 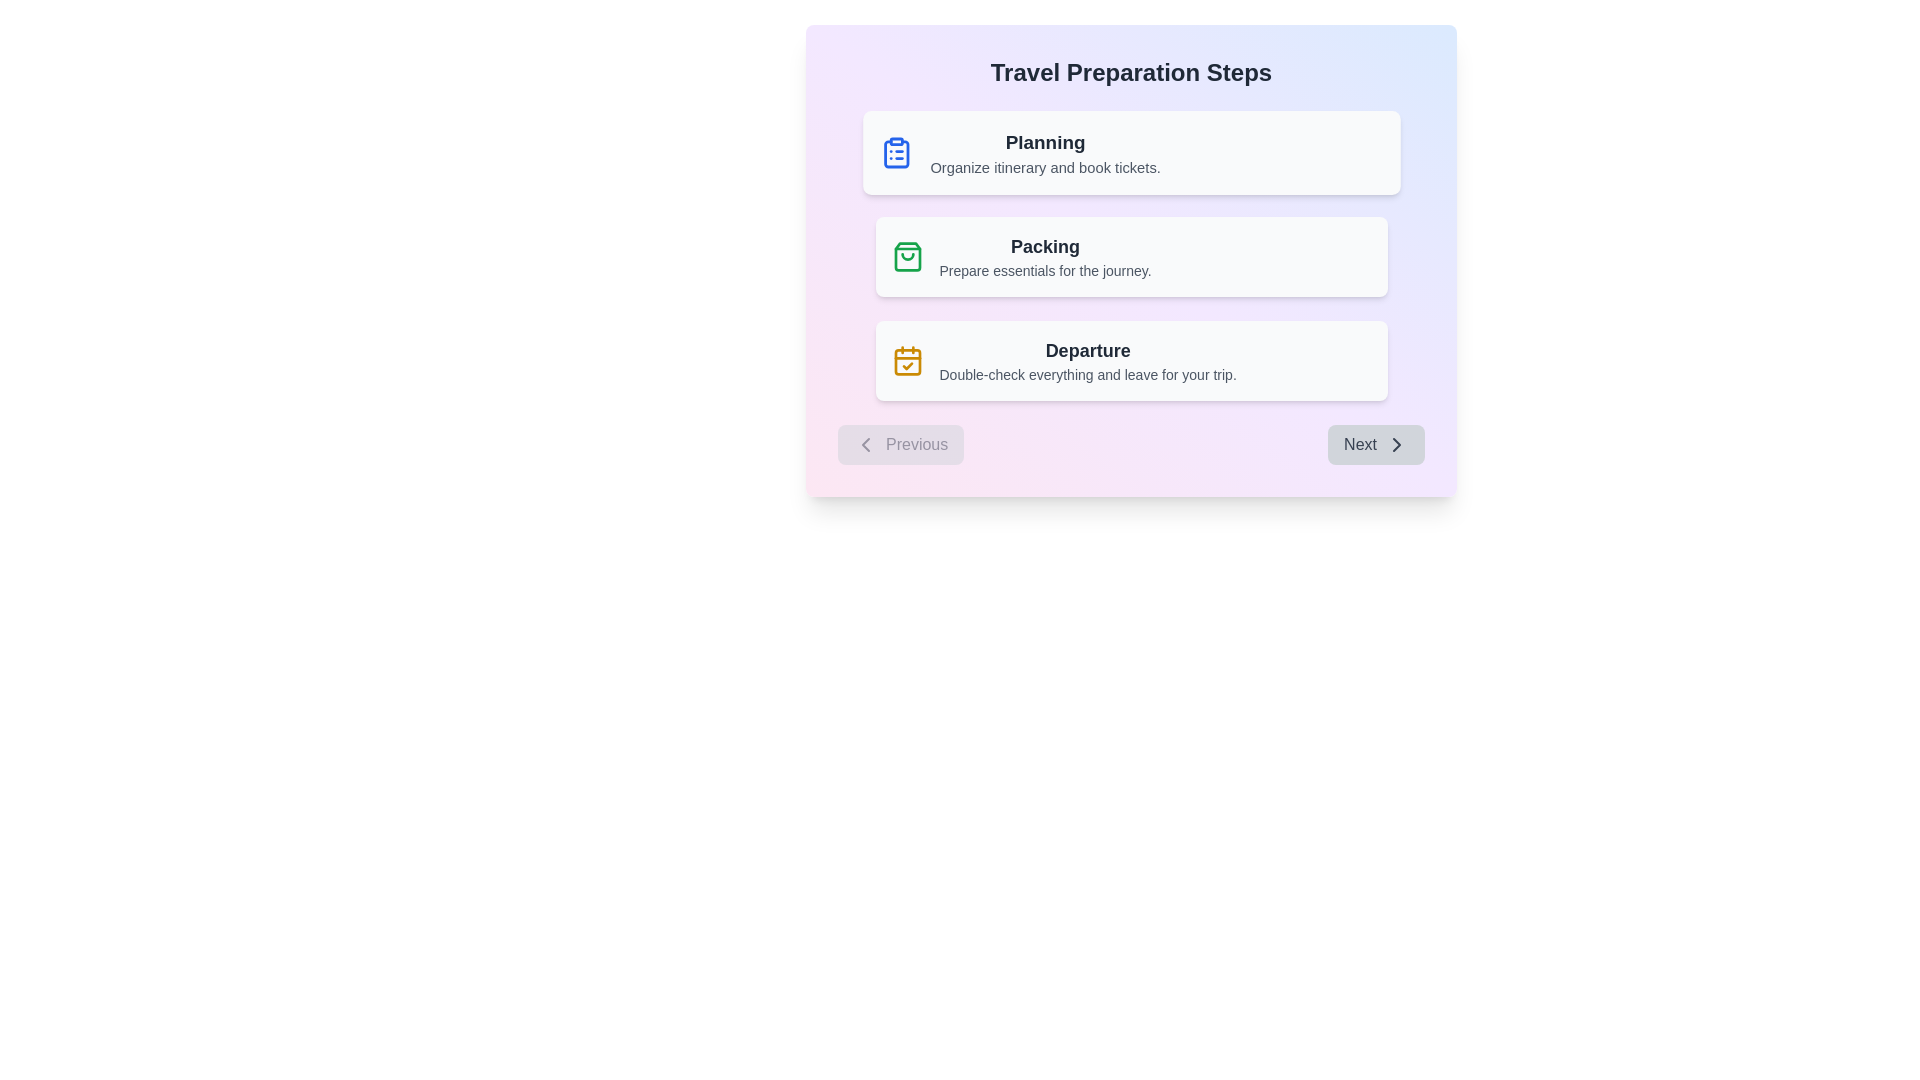 What do you see at coordinates (906, 362) in the screenshot?
I see `the calendar icon element, which is a rectangular shape with rounded corners, featuring a yellow-orange outline and located above the checkmark within the travel steps` at bounding box center [906, 362].